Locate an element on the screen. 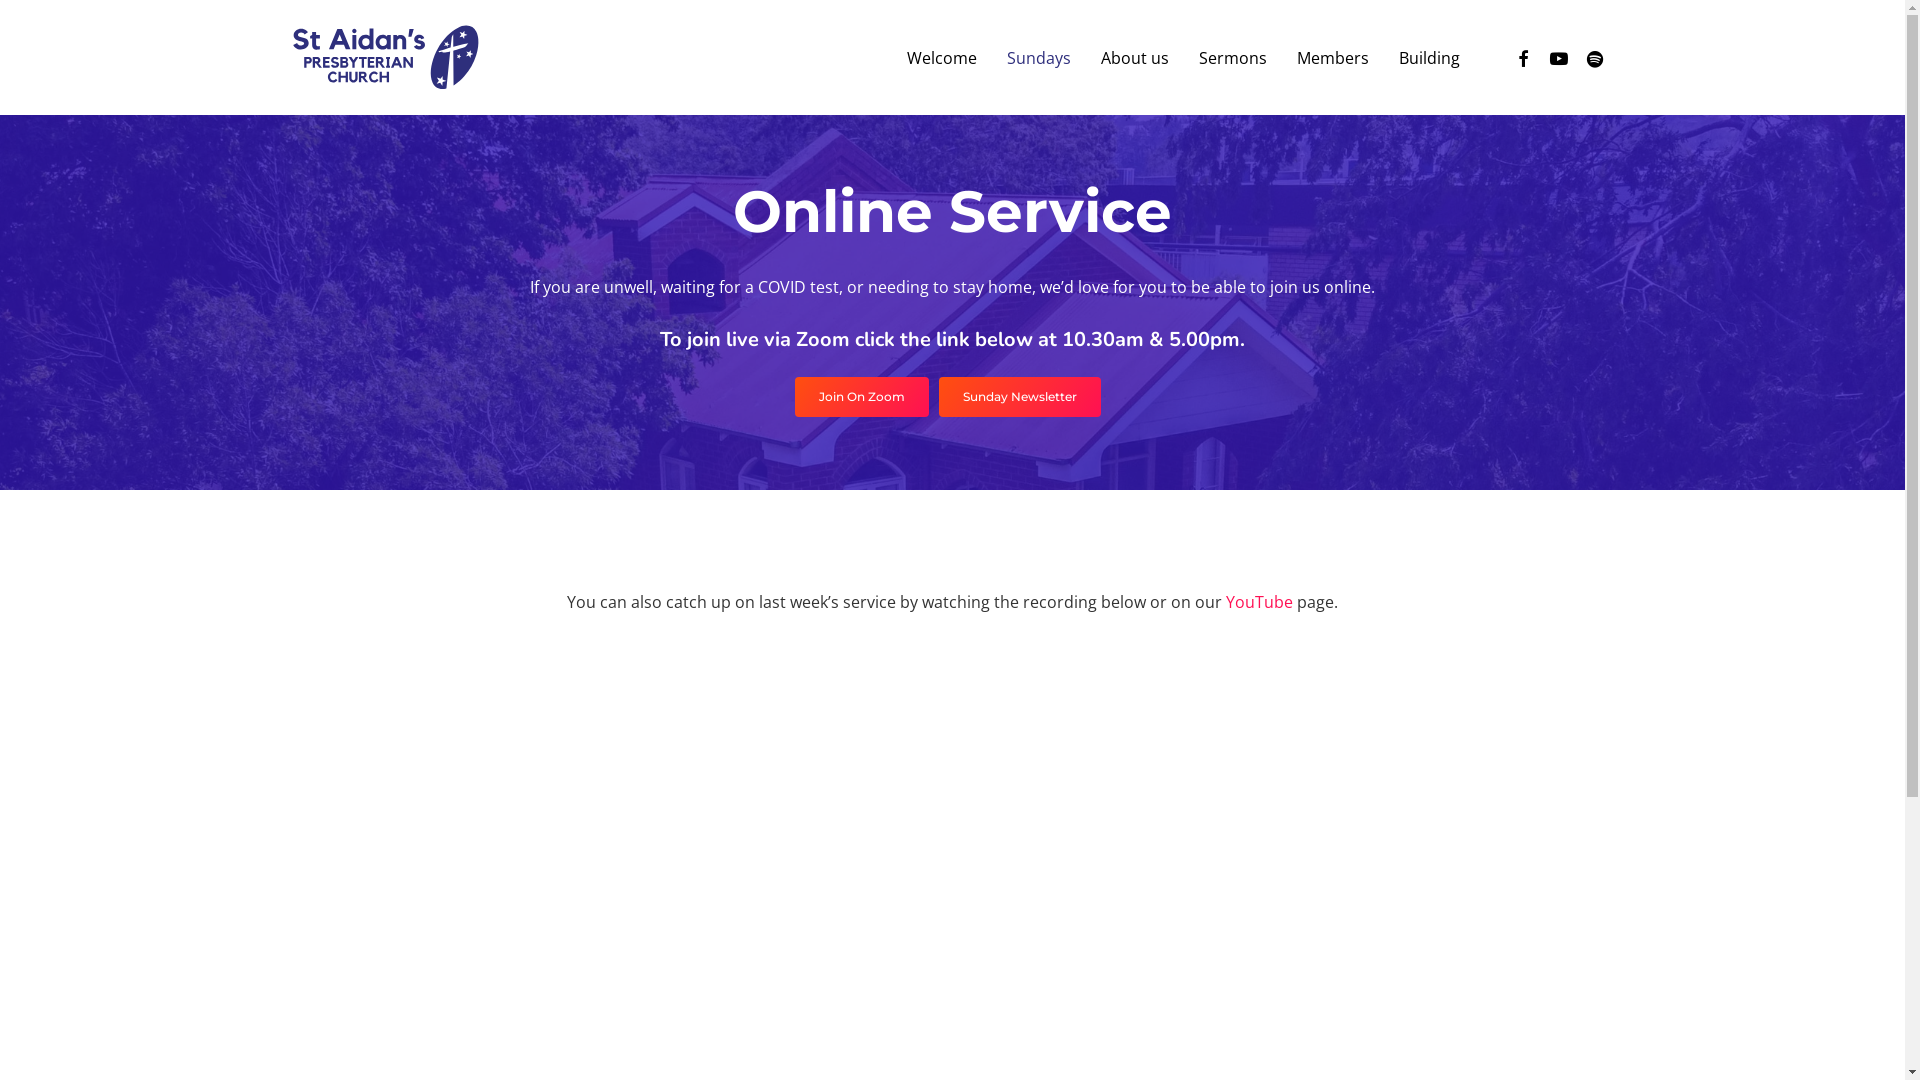 This screenshot has height=1080, width=1920. 'About us' is located at coordinates (1134, 56).